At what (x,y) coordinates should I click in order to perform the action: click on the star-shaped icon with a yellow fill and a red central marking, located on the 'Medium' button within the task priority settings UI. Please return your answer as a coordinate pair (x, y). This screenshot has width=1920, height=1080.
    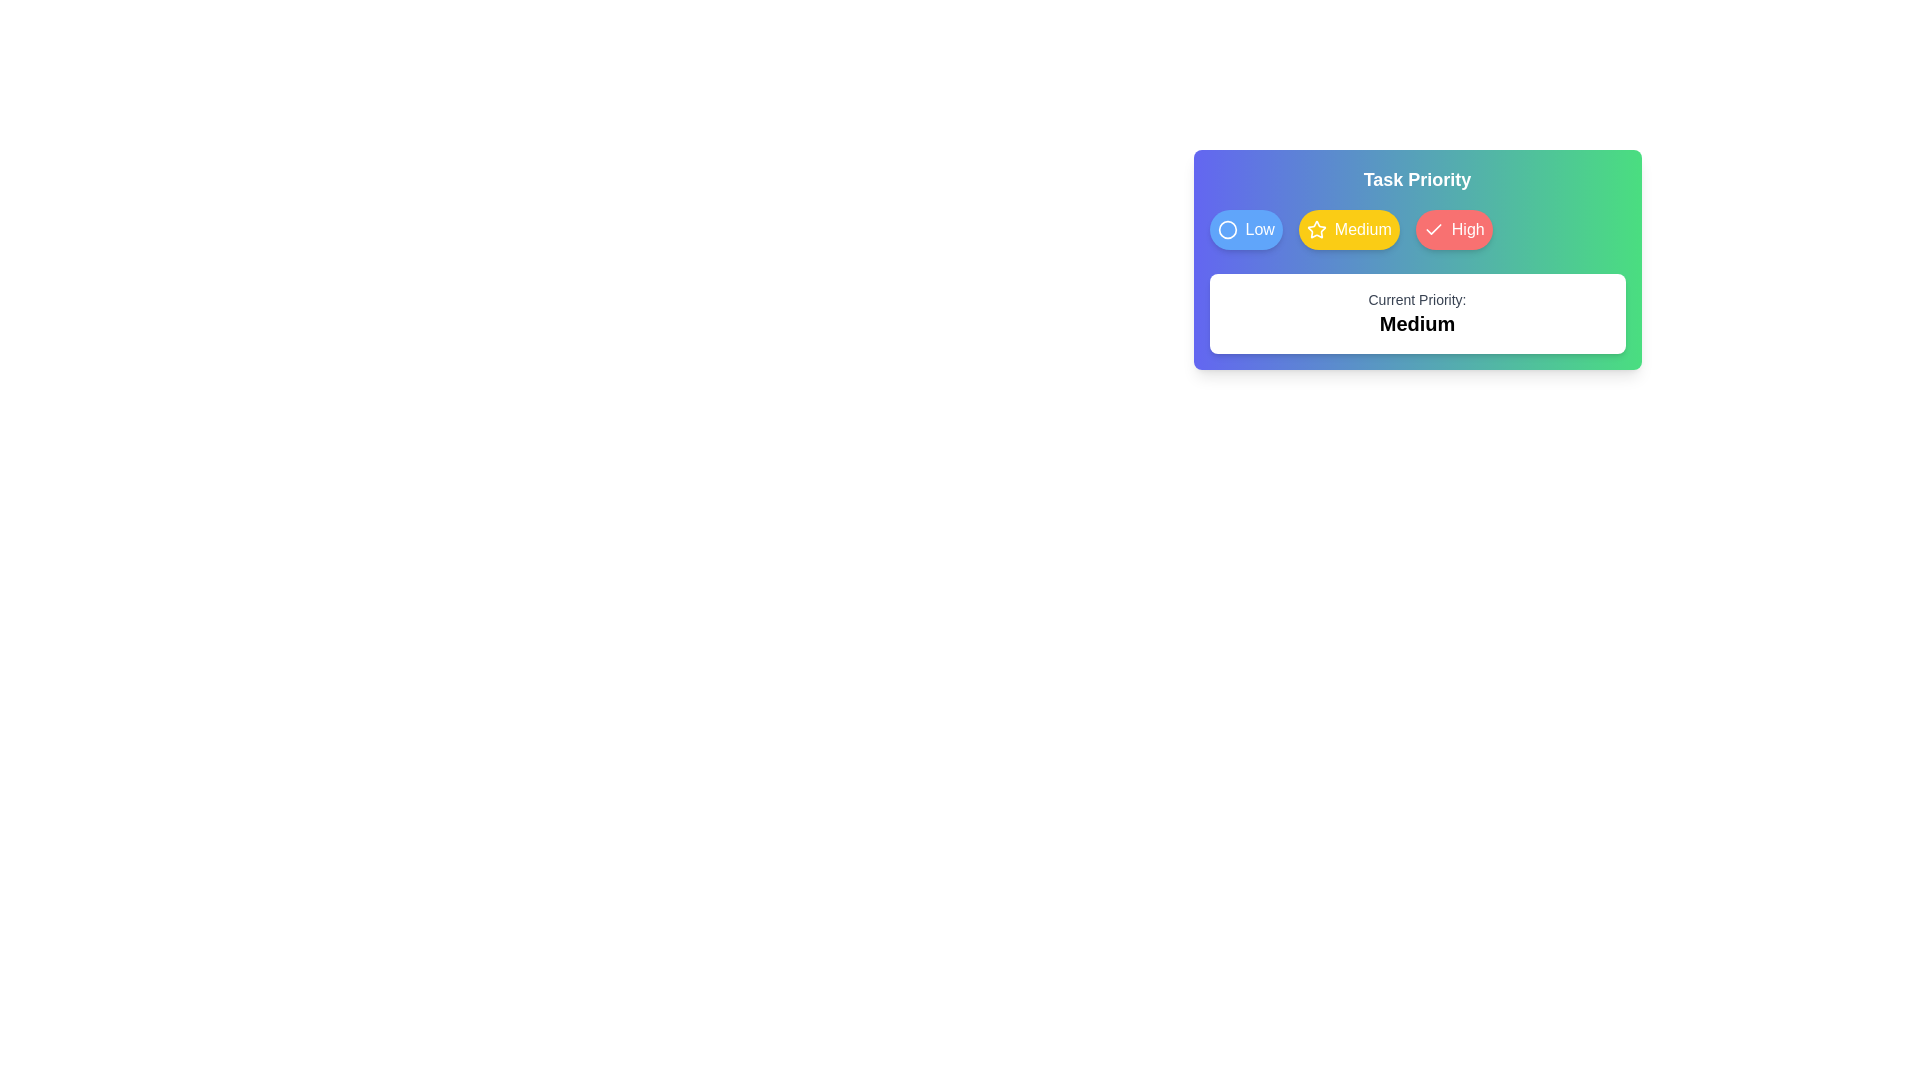
    Looking at the image, I should click on (1315, 227).